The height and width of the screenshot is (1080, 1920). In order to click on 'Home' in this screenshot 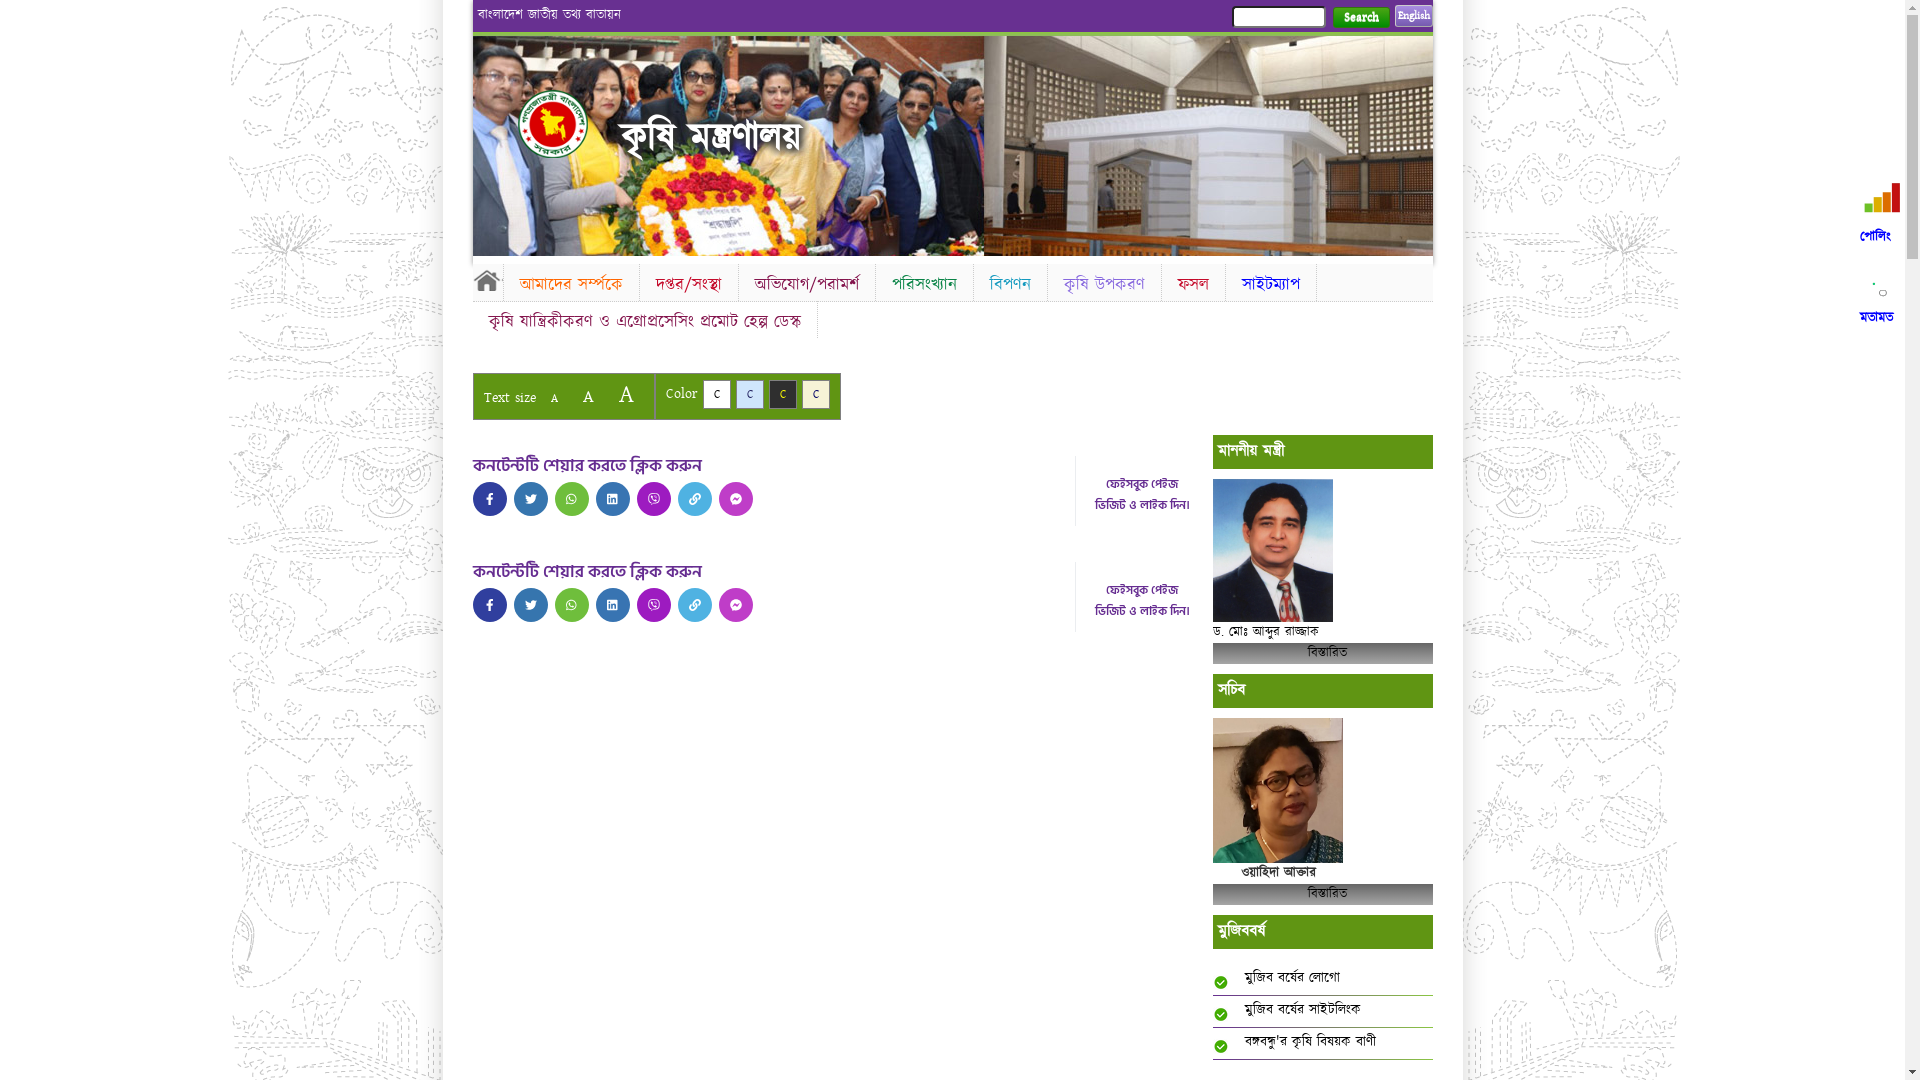, I will do `click(569, 123)`.